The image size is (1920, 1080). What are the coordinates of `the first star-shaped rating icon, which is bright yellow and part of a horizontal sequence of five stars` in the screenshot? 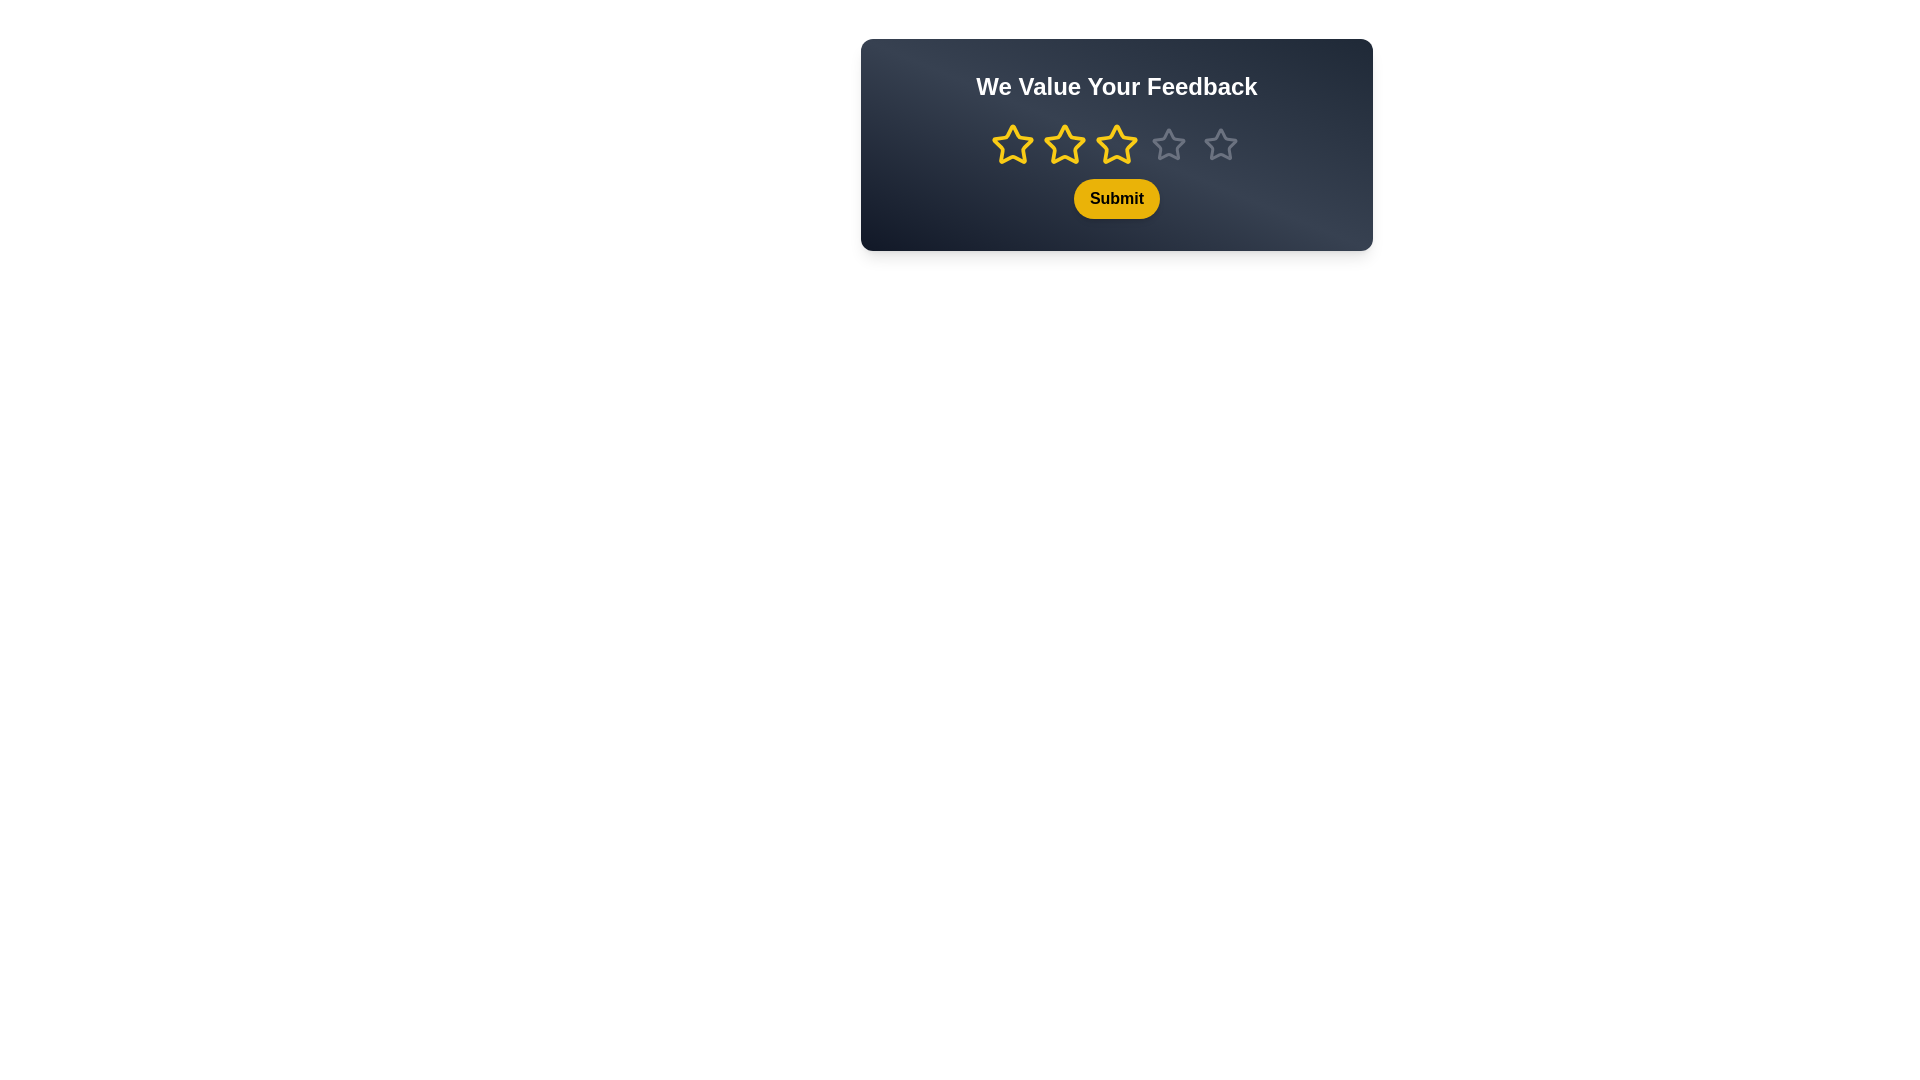 It's located at (1012, 144).